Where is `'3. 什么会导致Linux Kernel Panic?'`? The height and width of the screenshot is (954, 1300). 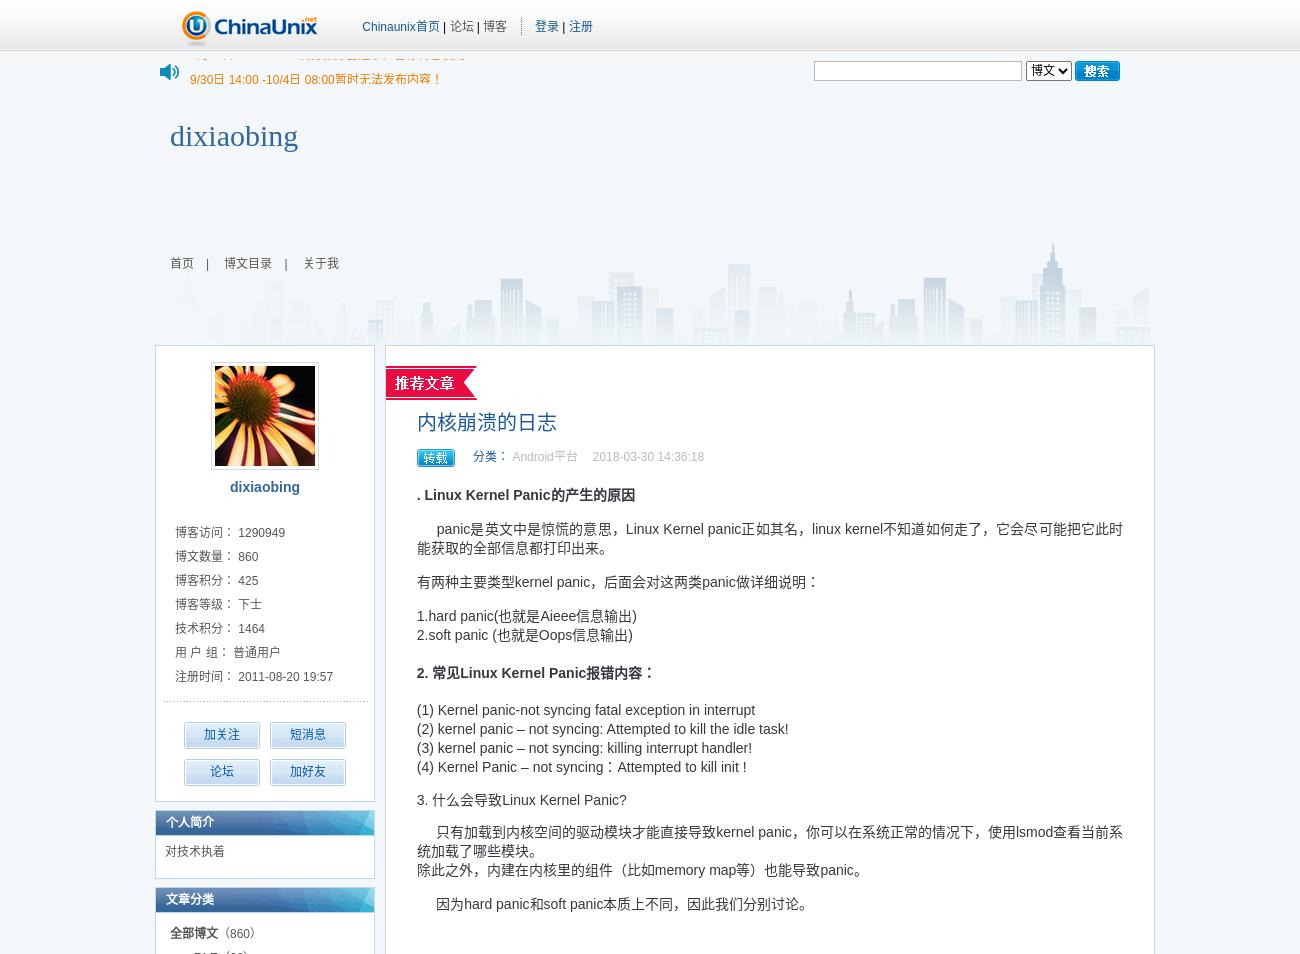
'3. 什么会导致Linux Kernel Panic?' is located at coordinates (416, 800).